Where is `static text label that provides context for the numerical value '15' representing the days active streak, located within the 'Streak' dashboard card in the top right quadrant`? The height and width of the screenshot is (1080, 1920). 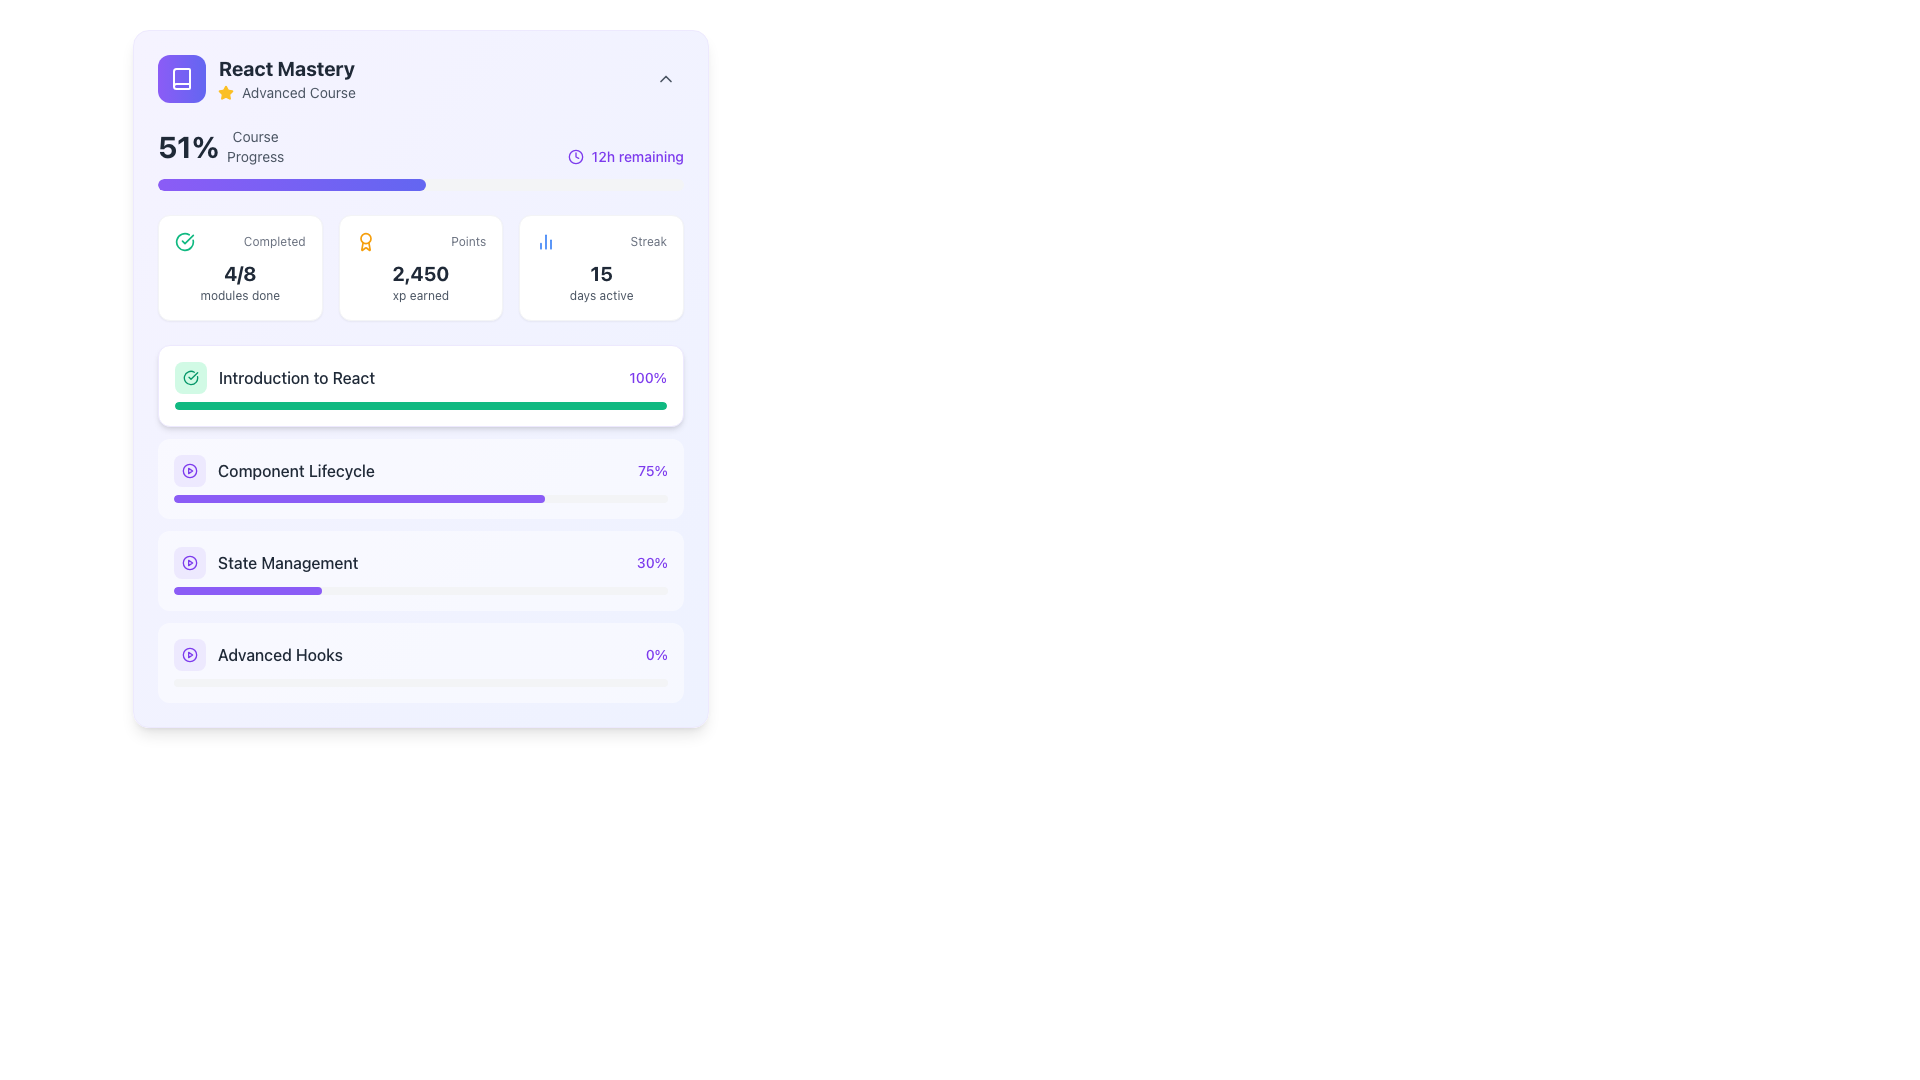
static text label that provides context for the numerical value '15' representing the days active streak, located within the 'Streak' dashboard card in the top right quadrant is located at coordinates (600, 296).